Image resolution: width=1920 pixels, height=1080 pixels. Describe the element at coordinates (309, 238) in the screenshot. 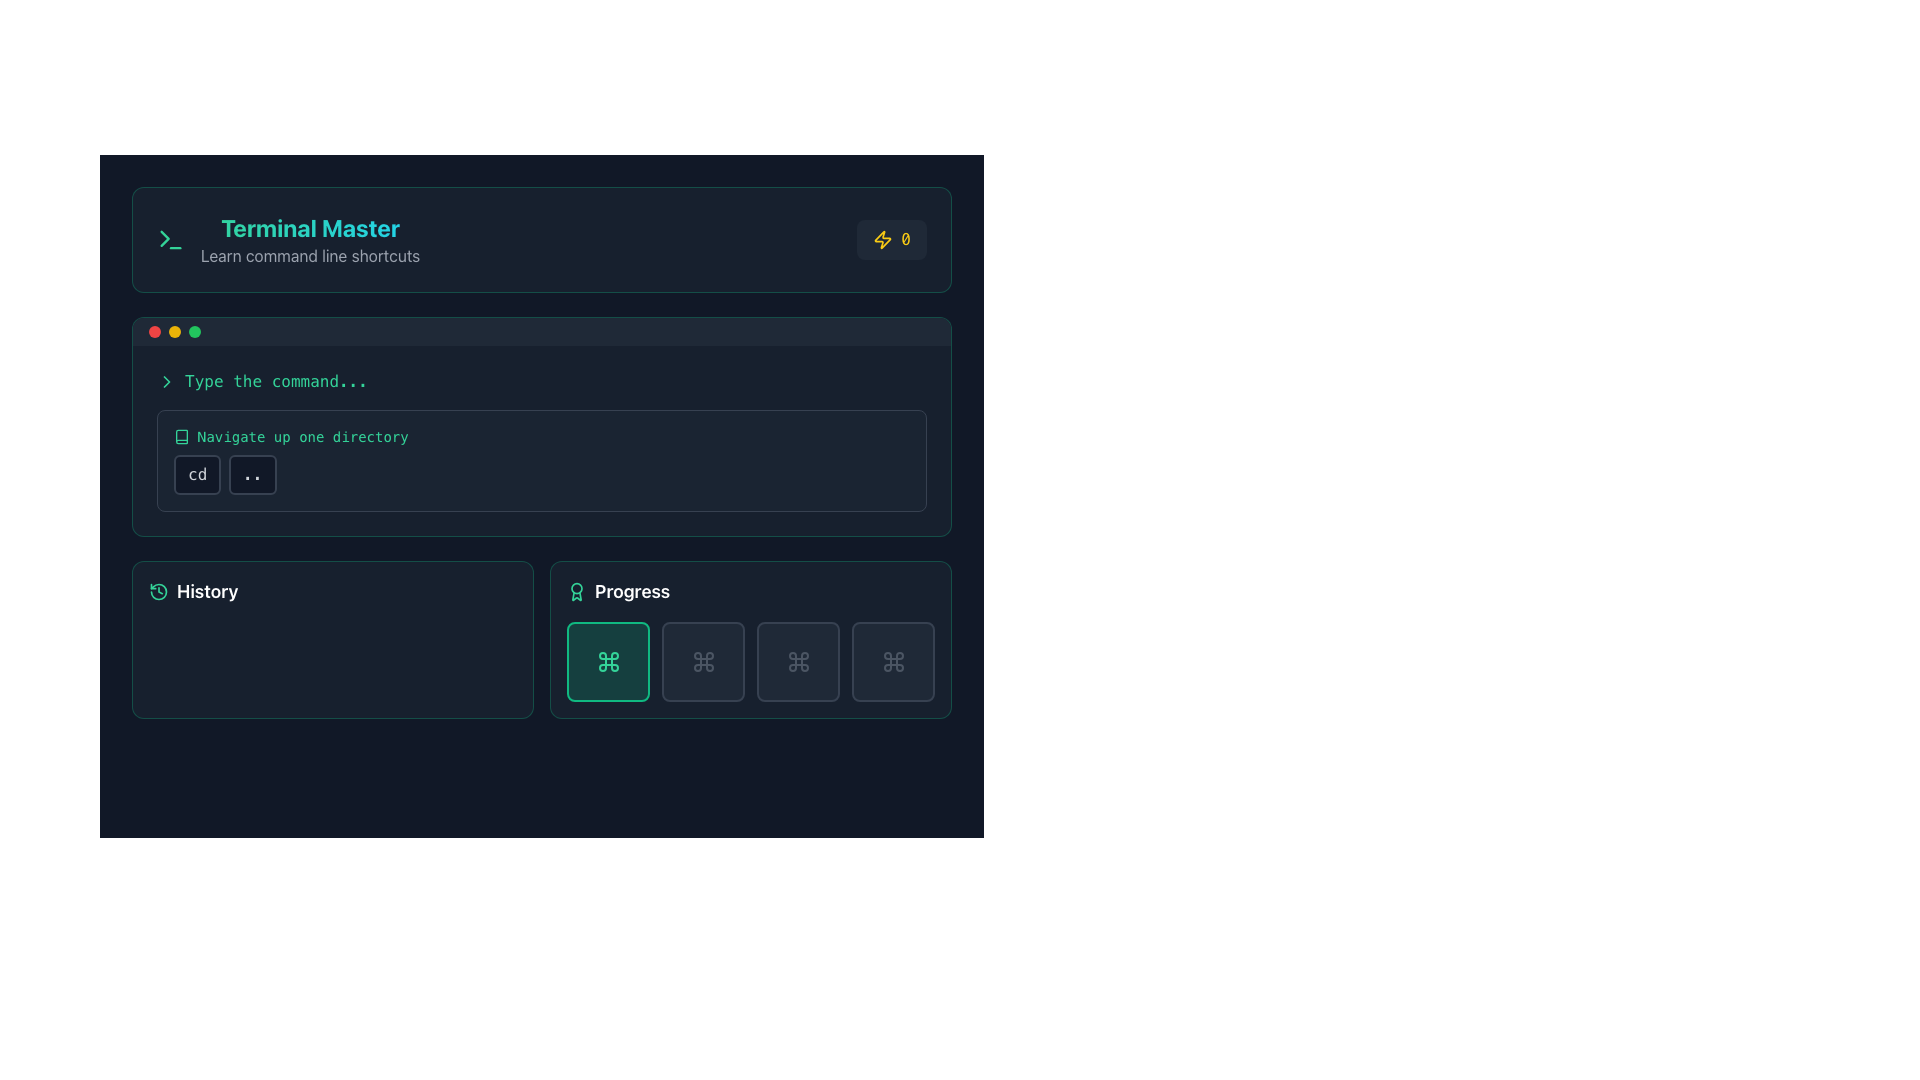

I see `the text element that serves as a title and subtitle, located near the top-left section of the interface, adjacent to the green terminal icon` at that location.